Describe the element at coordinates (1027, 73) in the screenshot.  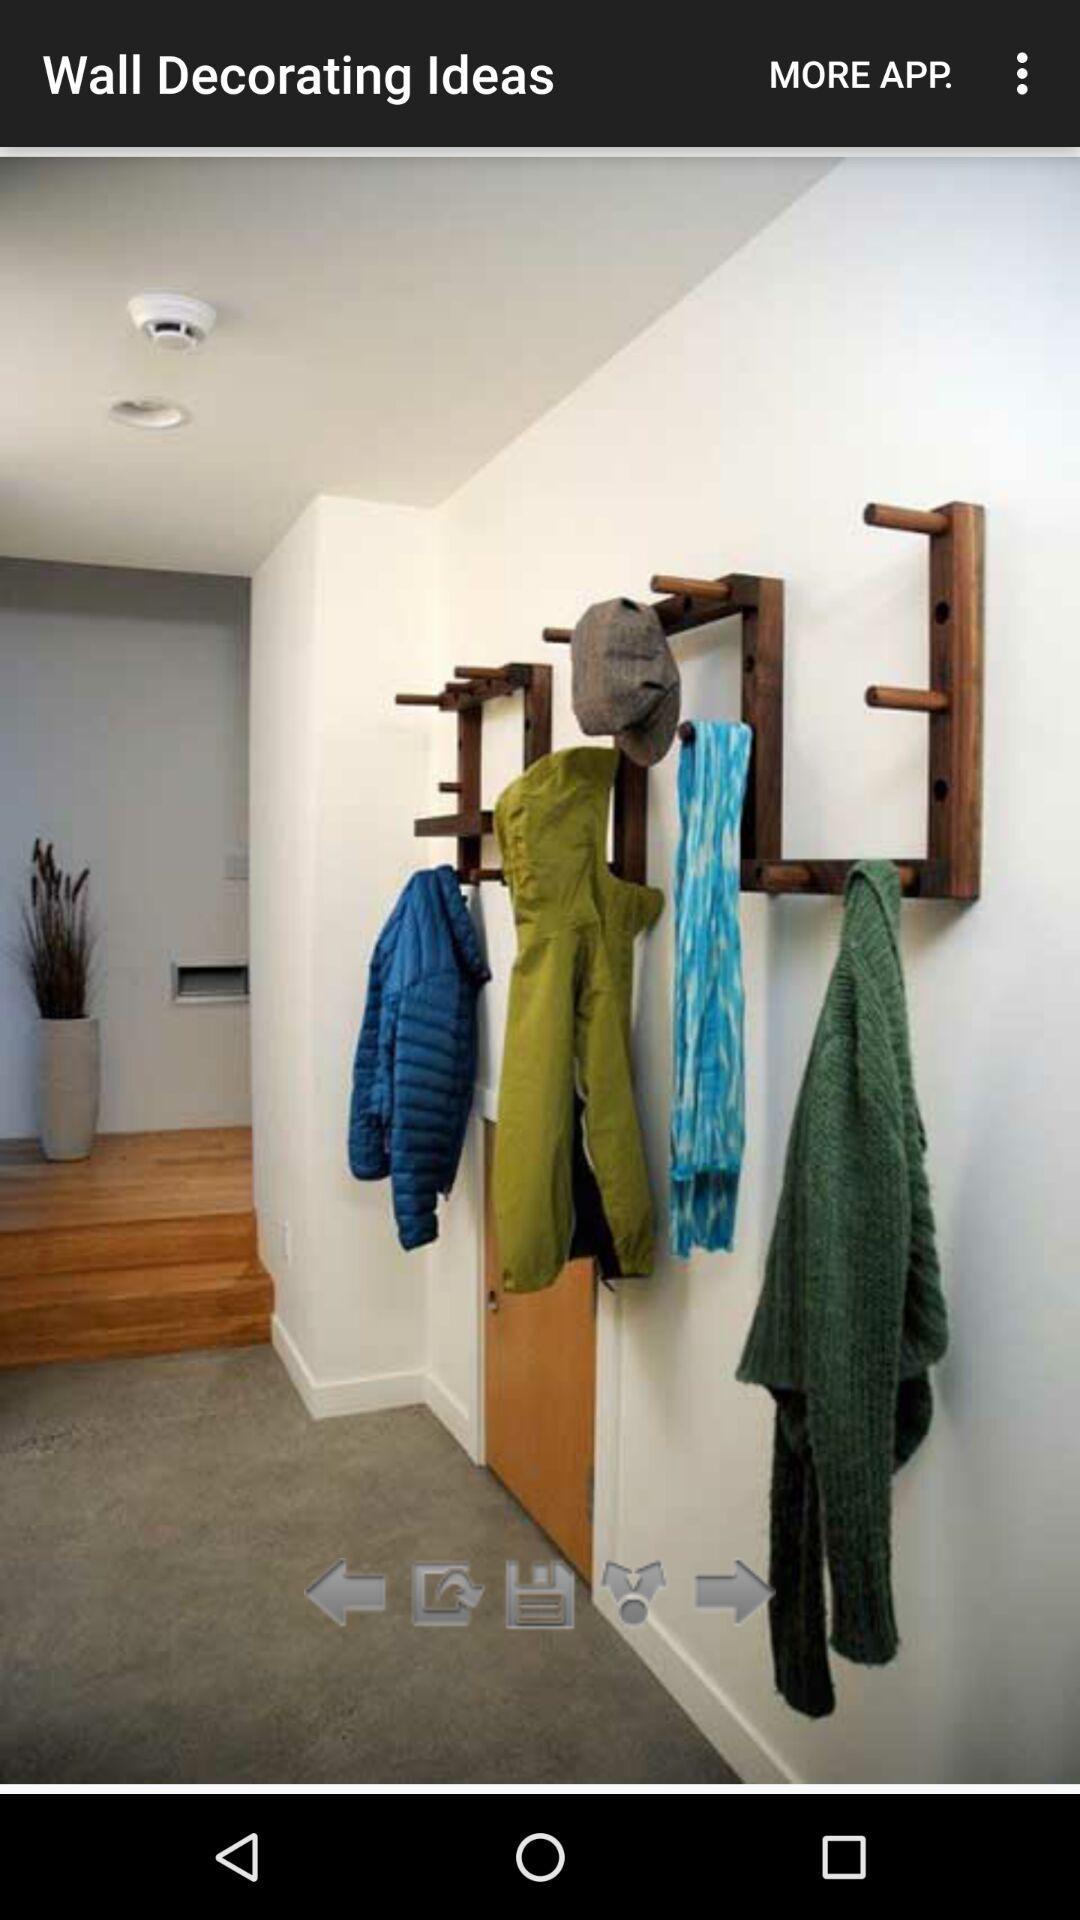
I see `the item next to more app. icon` at that location.